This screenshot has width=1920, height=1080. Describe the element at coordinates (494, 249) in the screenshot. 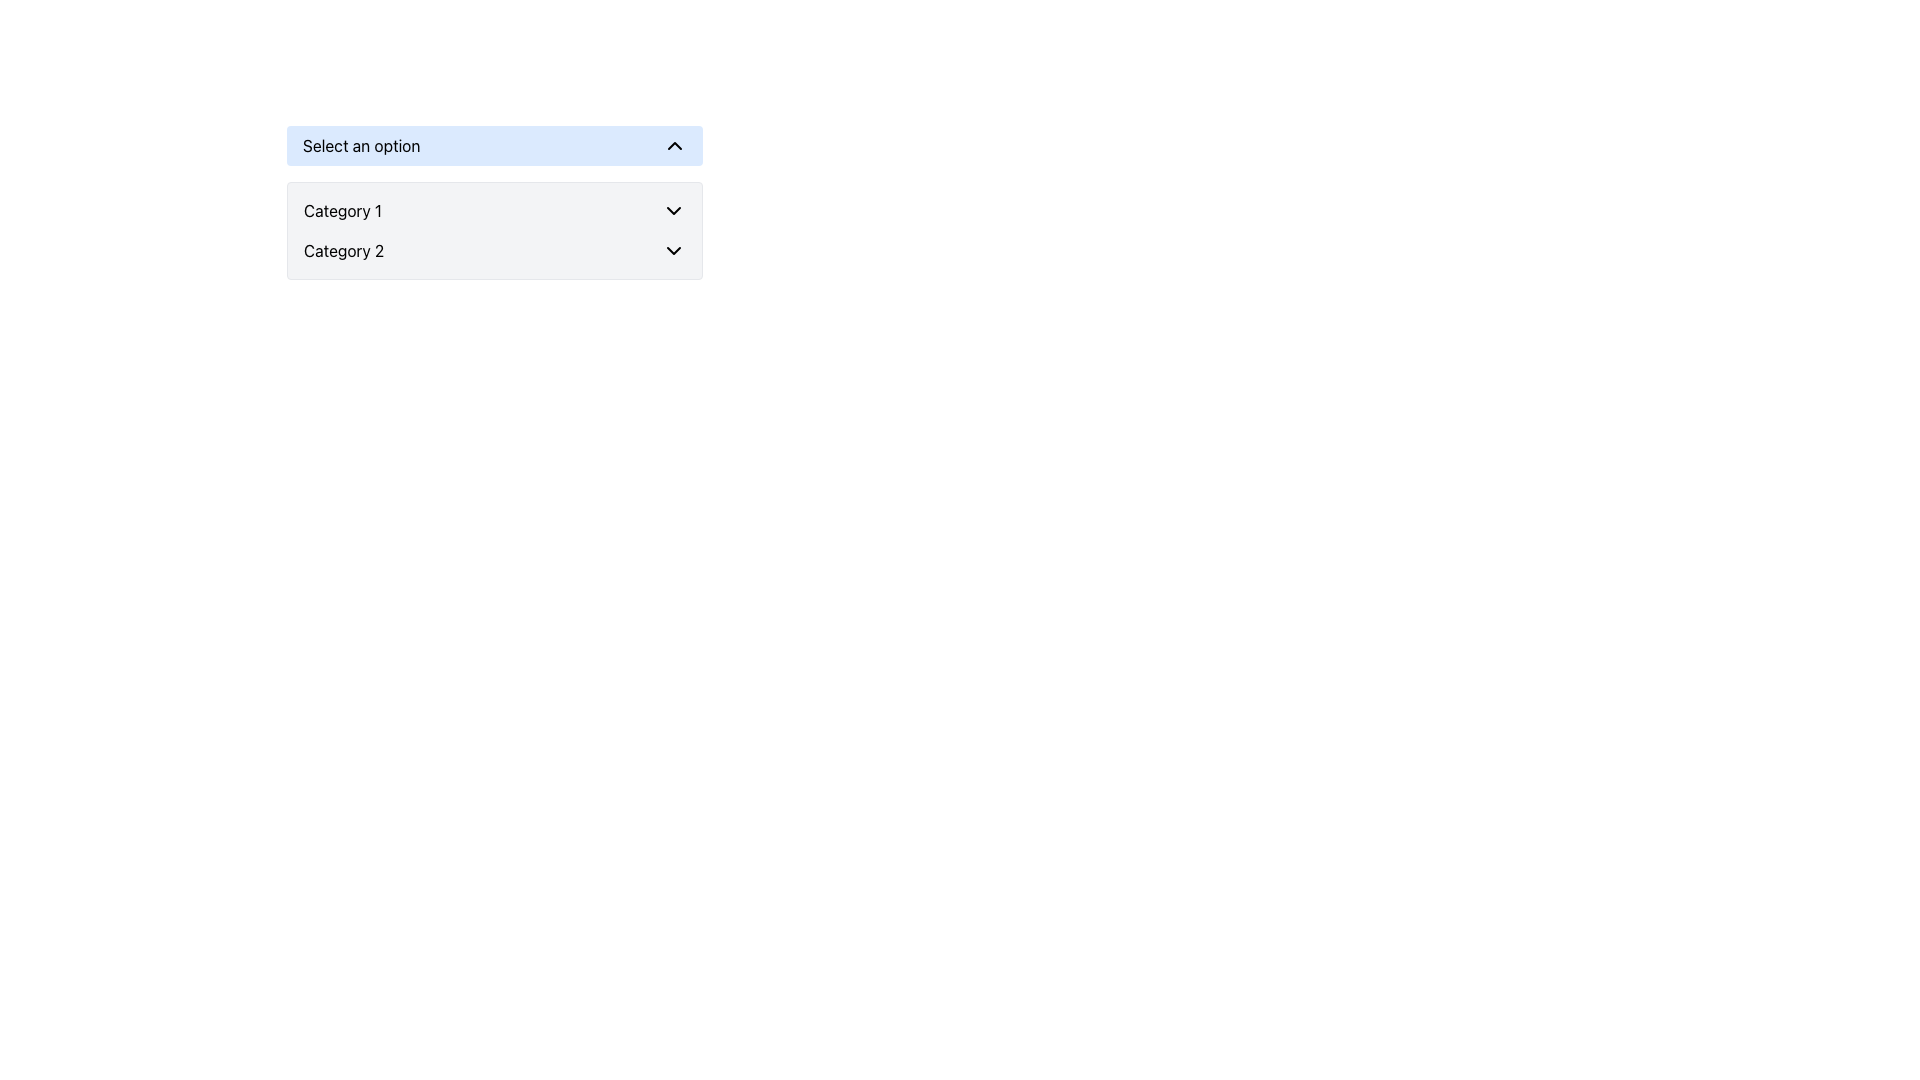

I see `the 'Category 2' dropdown option` at that location.